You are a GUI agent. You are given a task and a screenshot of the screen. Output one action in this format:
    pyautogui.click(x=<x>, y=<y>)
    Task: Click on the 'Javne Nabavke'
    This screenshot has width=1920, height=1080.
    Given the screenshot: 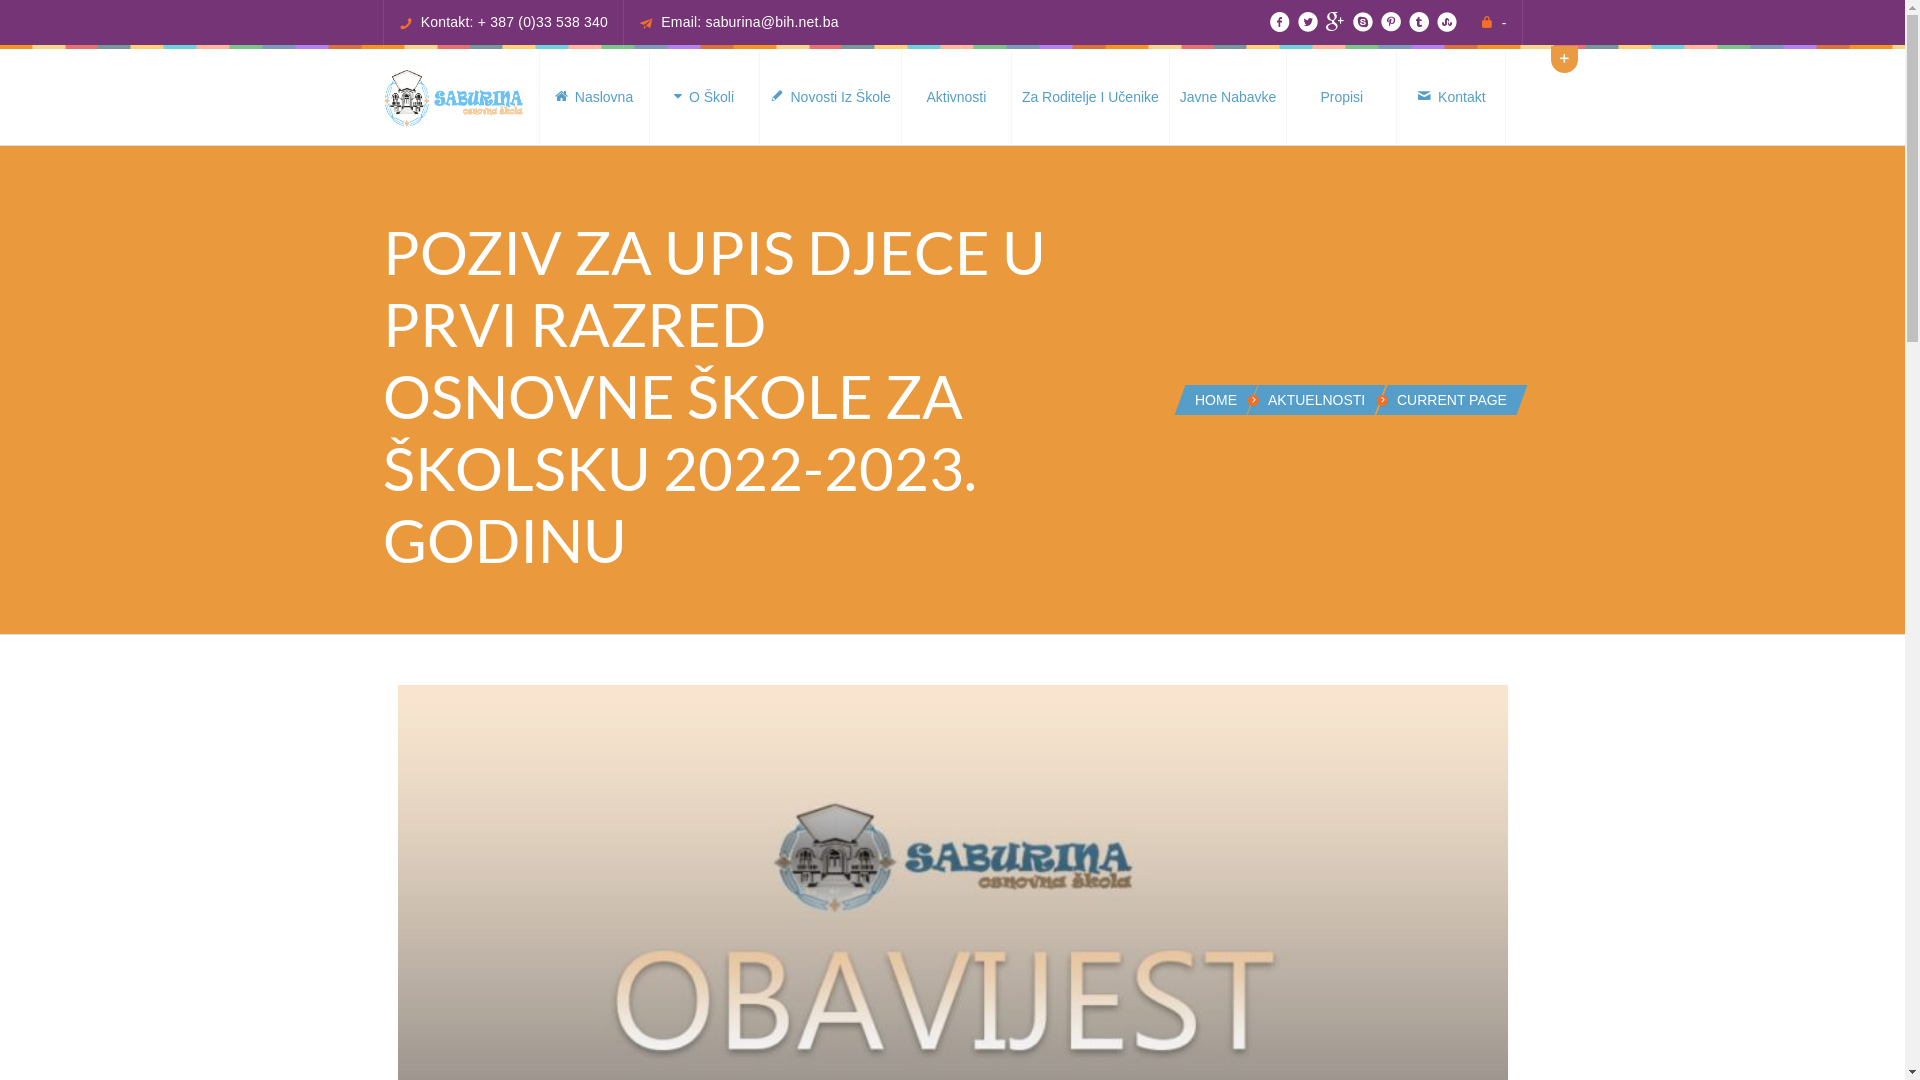 What is the action you would take?
    pyautogui.click(x=1227, y=97)
    